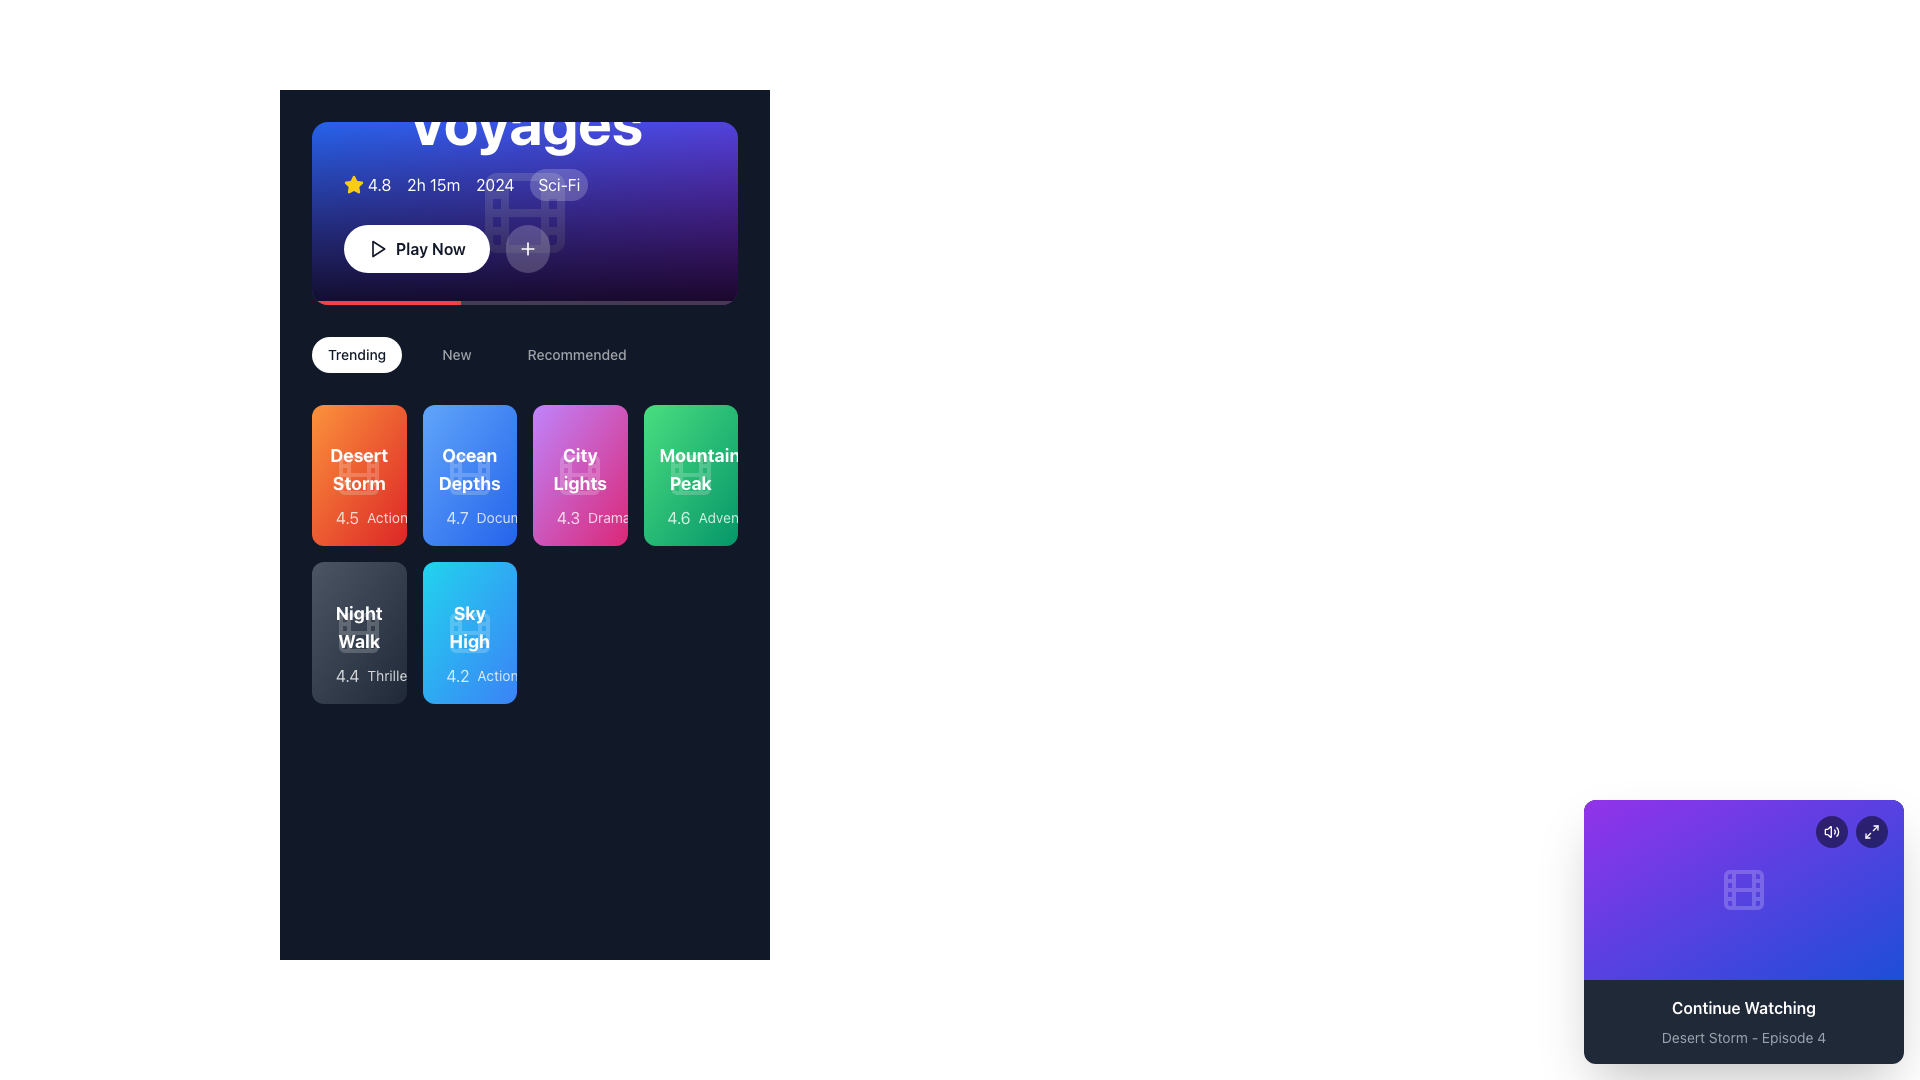 The height and width of the screenshot is (1080, 1920). What do you see at coordinates (608, 517) in the screenshot?
I see `text content of the text label displaying 'Drama' with a pink background, located in the bottom-right portion of the movie card for 'City Lights.'` at bounding box center [608, 517].